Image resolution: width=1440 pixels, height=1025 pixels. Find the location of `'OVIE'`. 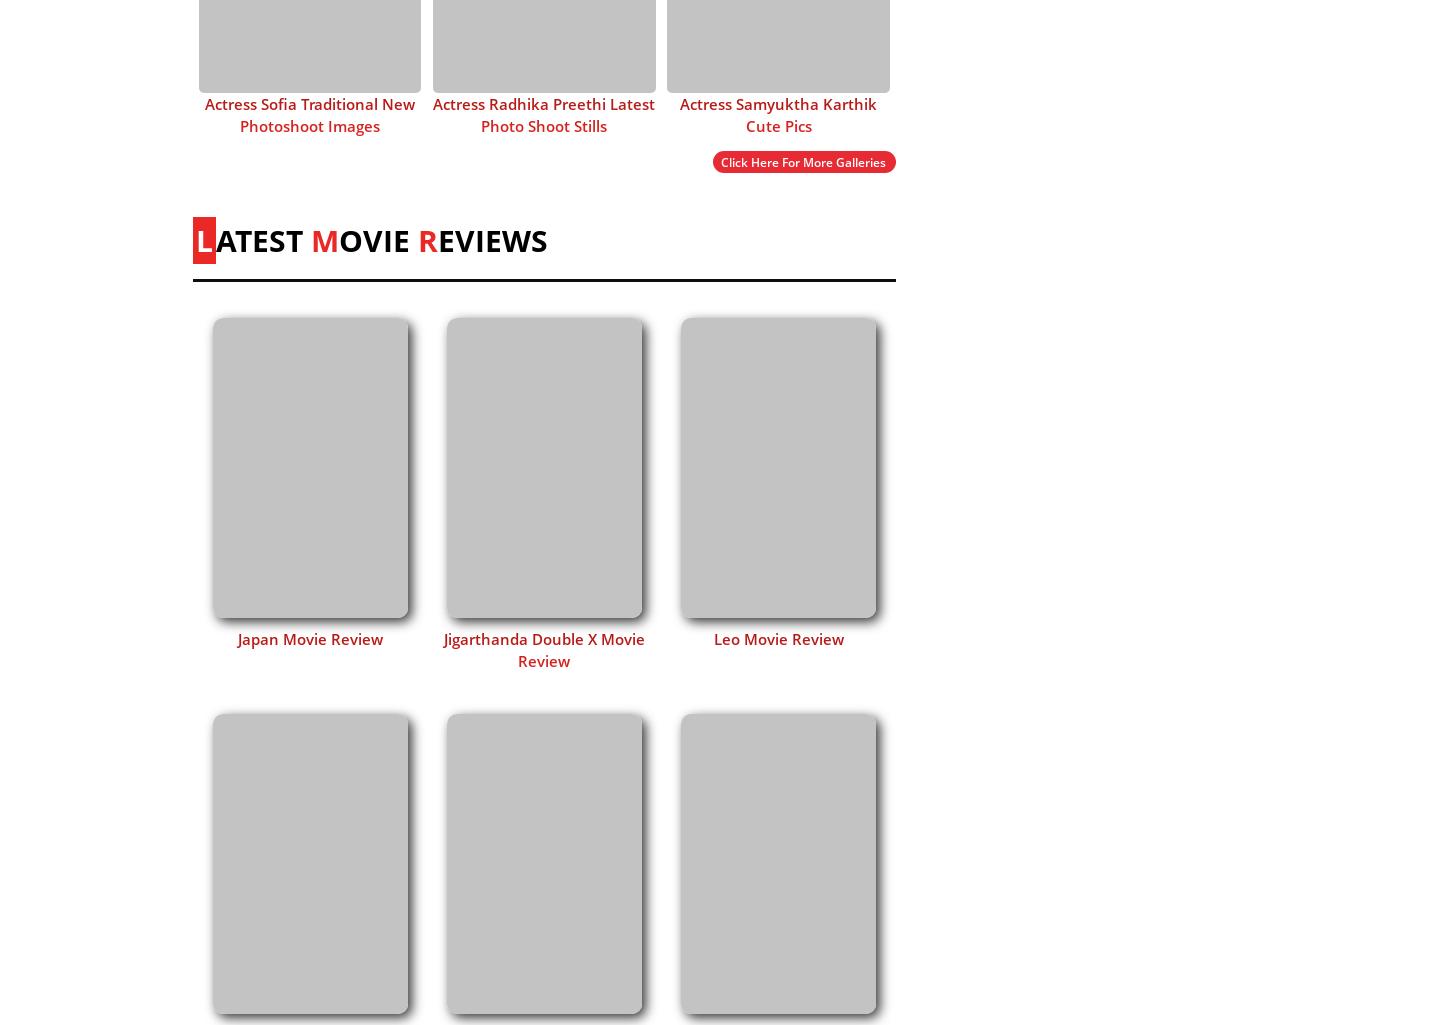

'OVIE' is located at coordinates (377, 238).